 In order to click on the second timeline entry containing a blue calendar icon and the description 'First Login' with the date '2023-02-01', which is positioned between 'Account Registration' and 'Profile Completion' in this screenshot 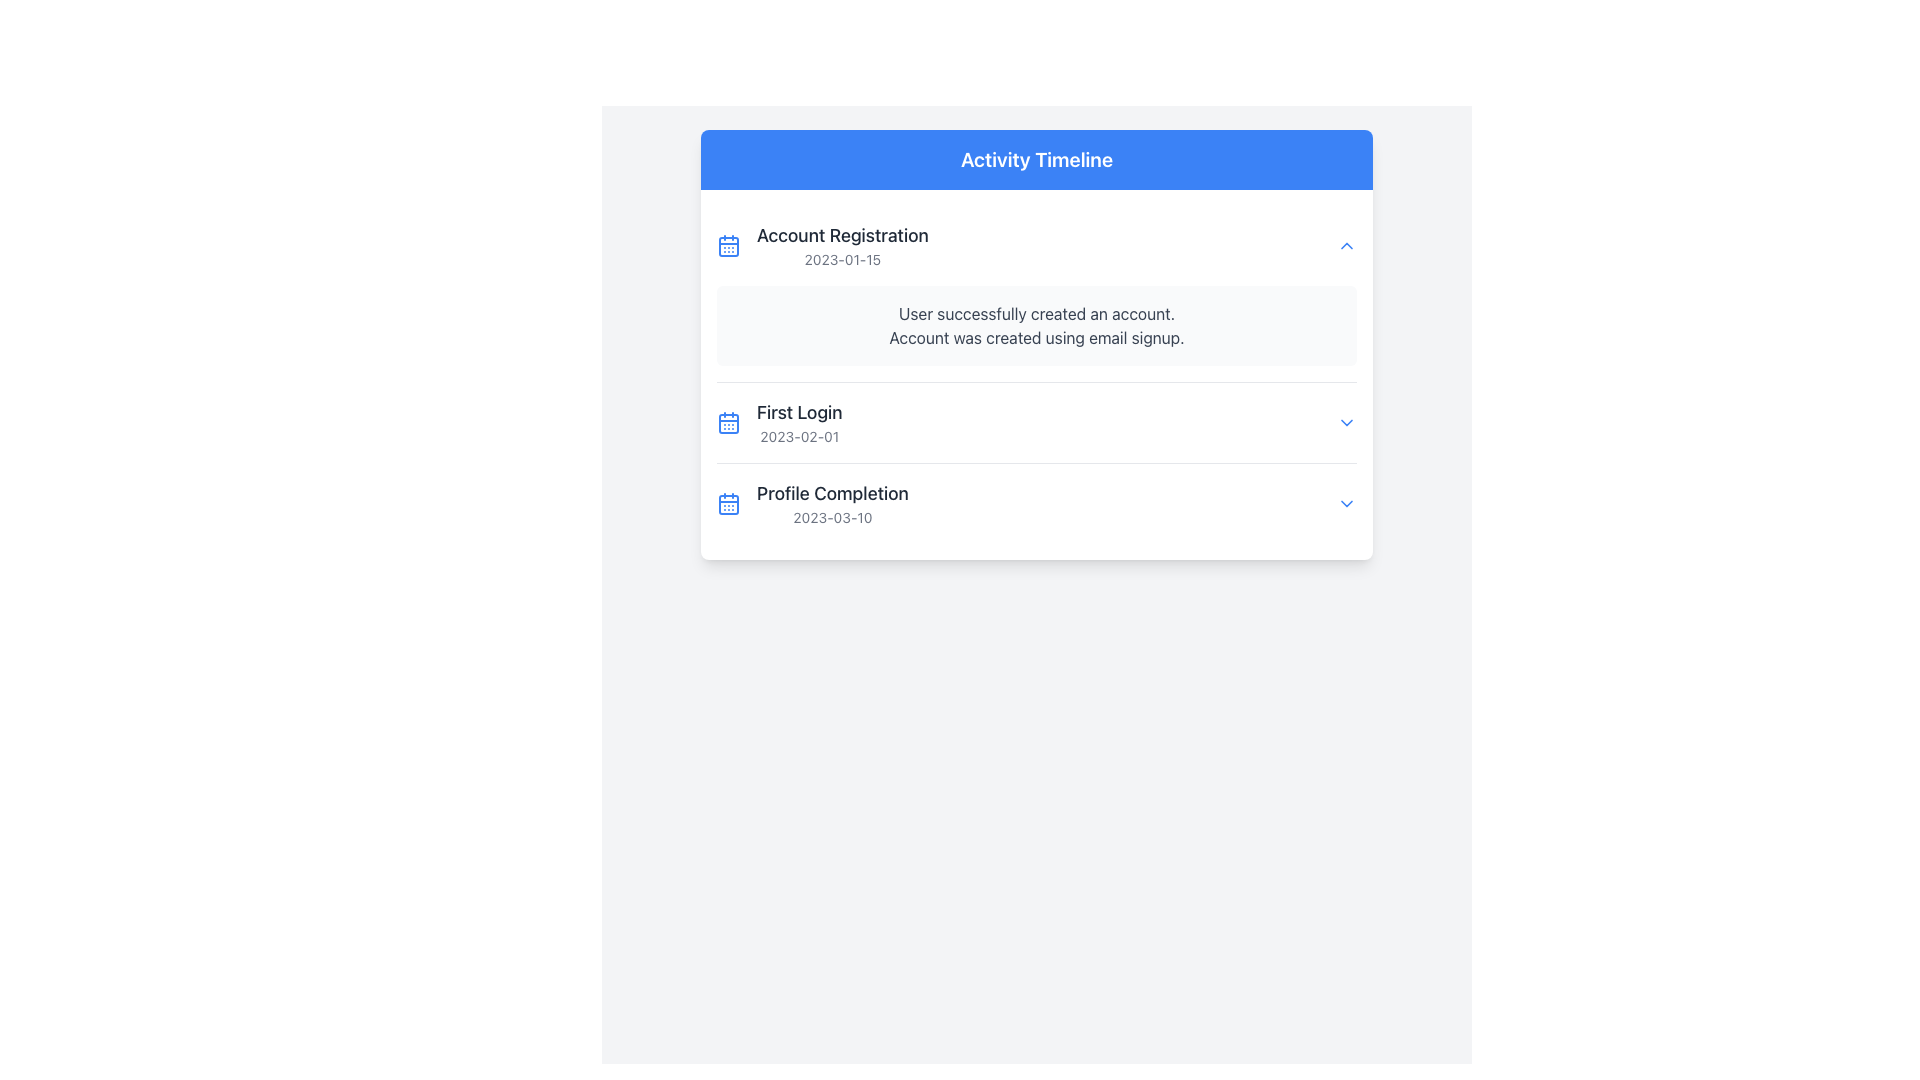, I will do `click(778, 422)`.